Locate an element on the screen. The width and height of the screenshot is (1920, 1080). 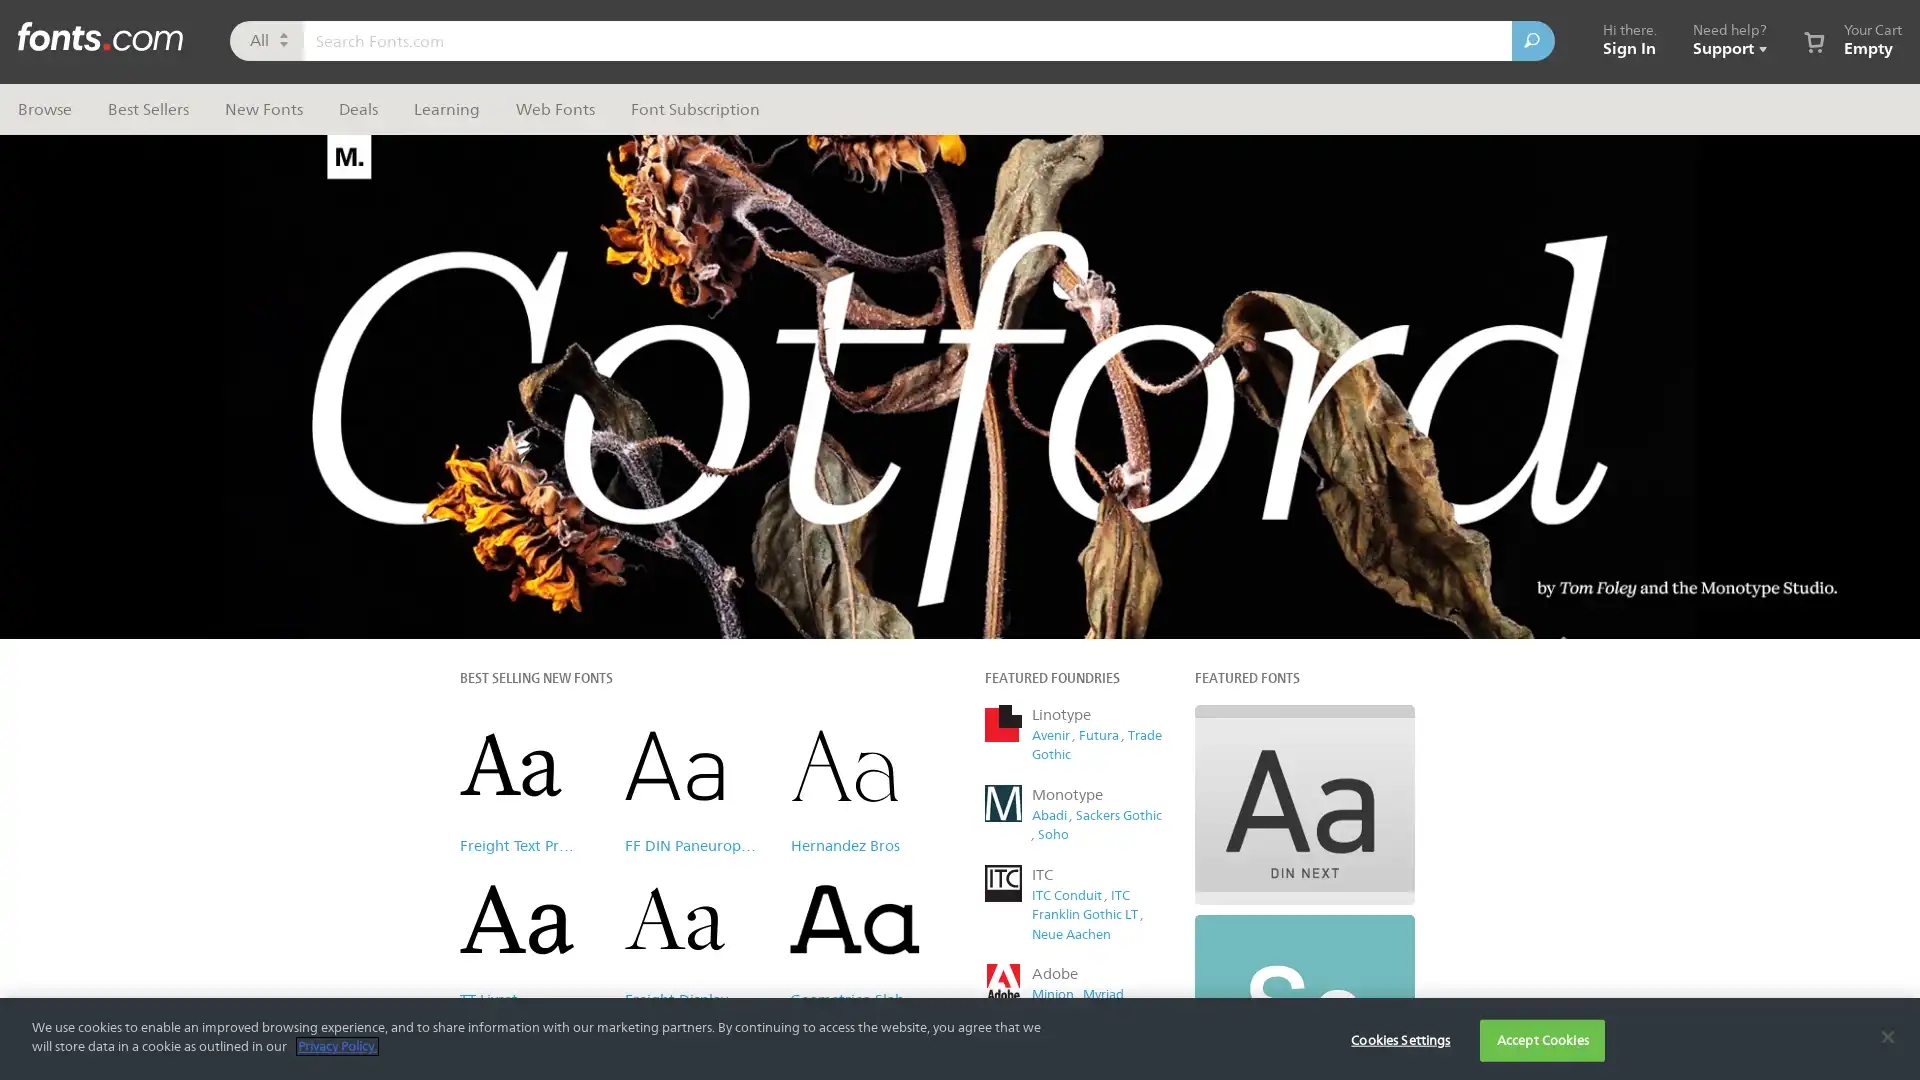
Close is located at coordinates (1886, 1035).